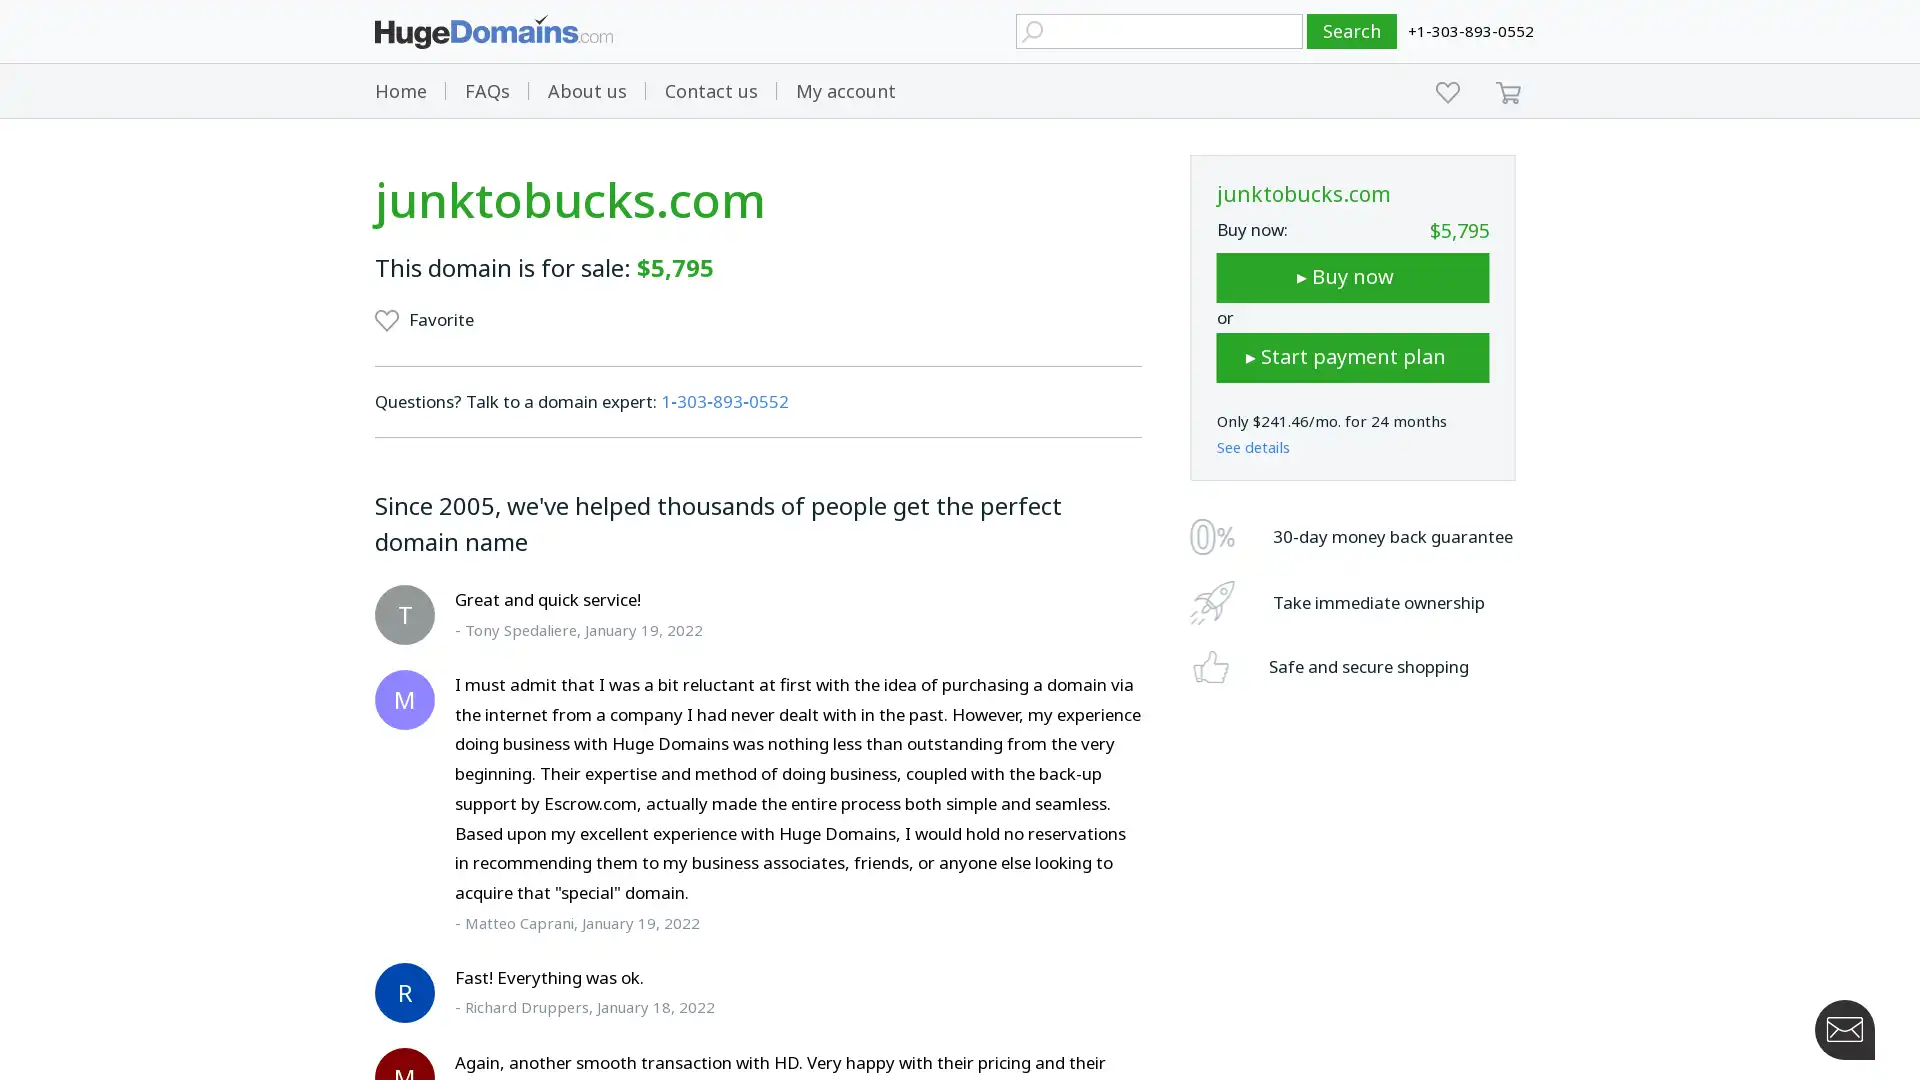  What do you see at coordinates (1352, 31) in the screenshot?
I see `Search` at bounding box center [1352, 31].